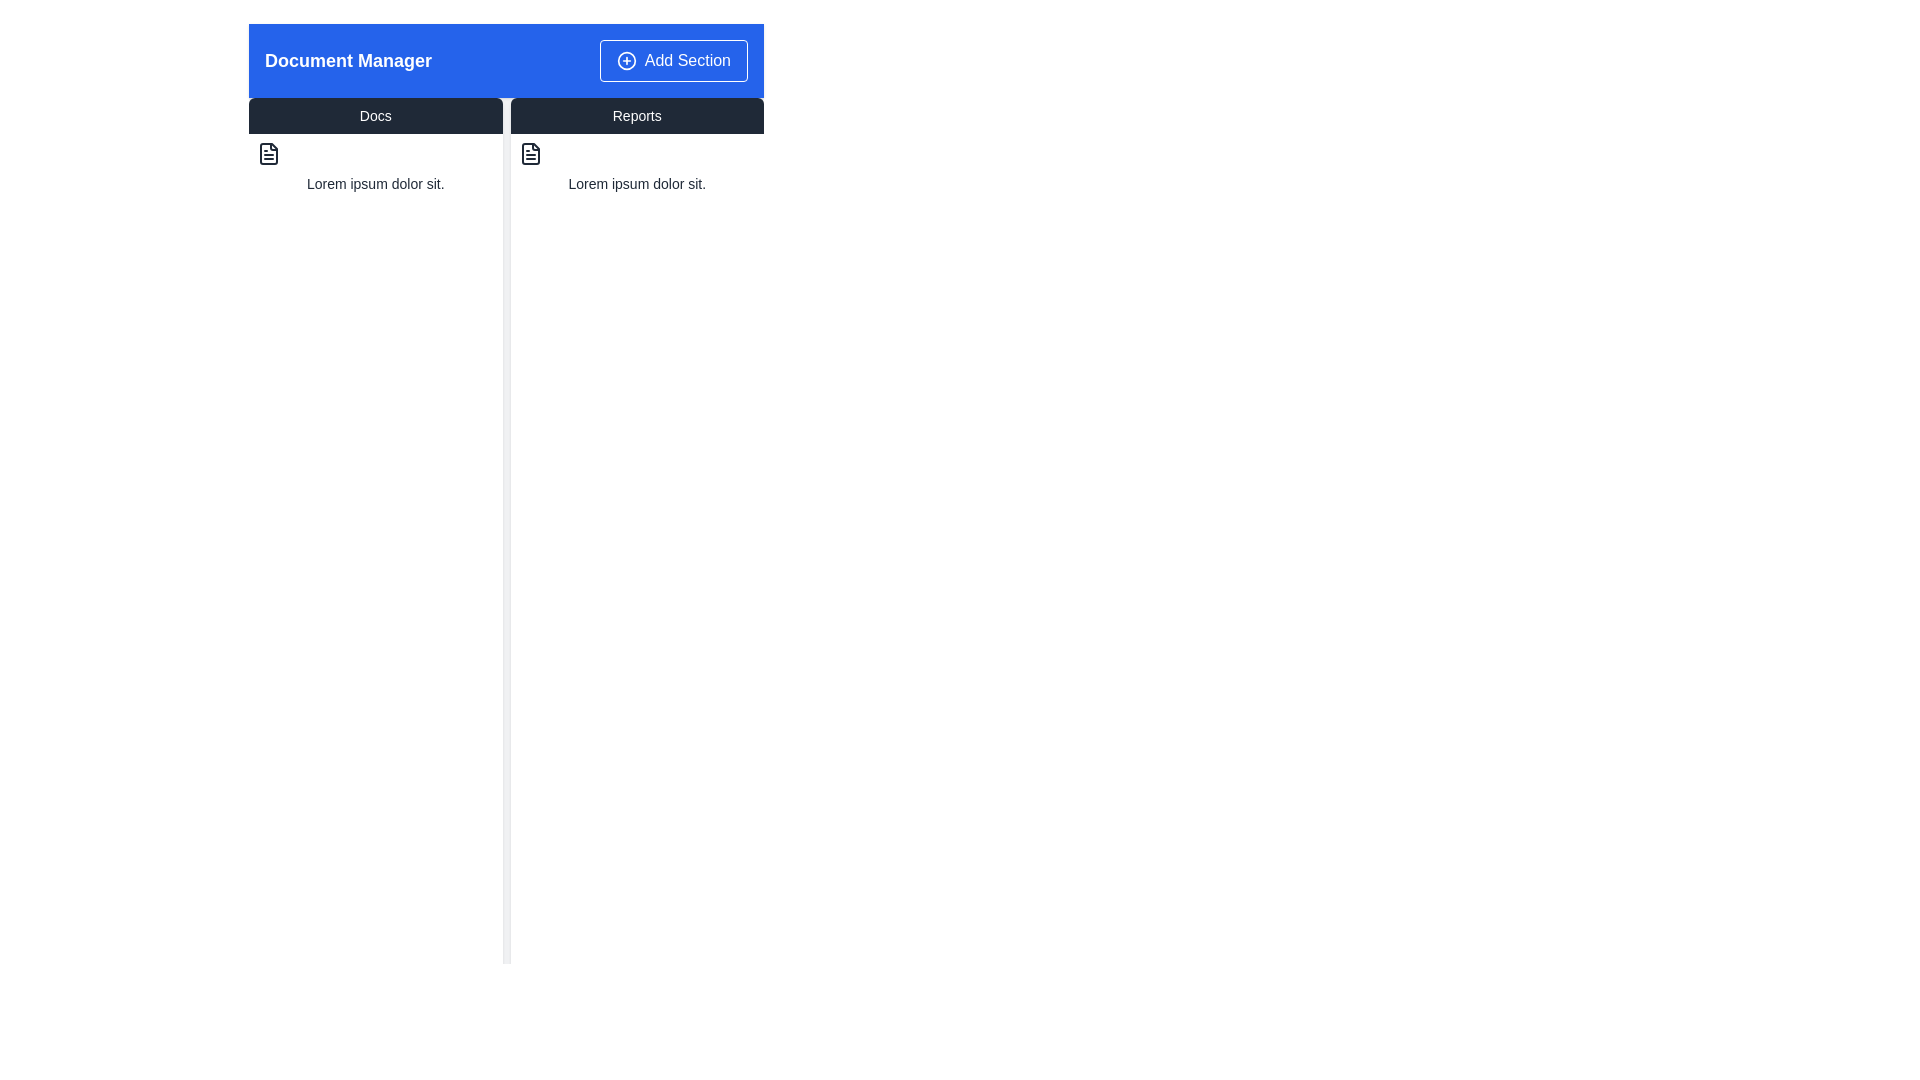 This screenshot has width=1920, height=1080. I want to click on the 'Reports' button with a dark gray background and white text, so click(636, 115).